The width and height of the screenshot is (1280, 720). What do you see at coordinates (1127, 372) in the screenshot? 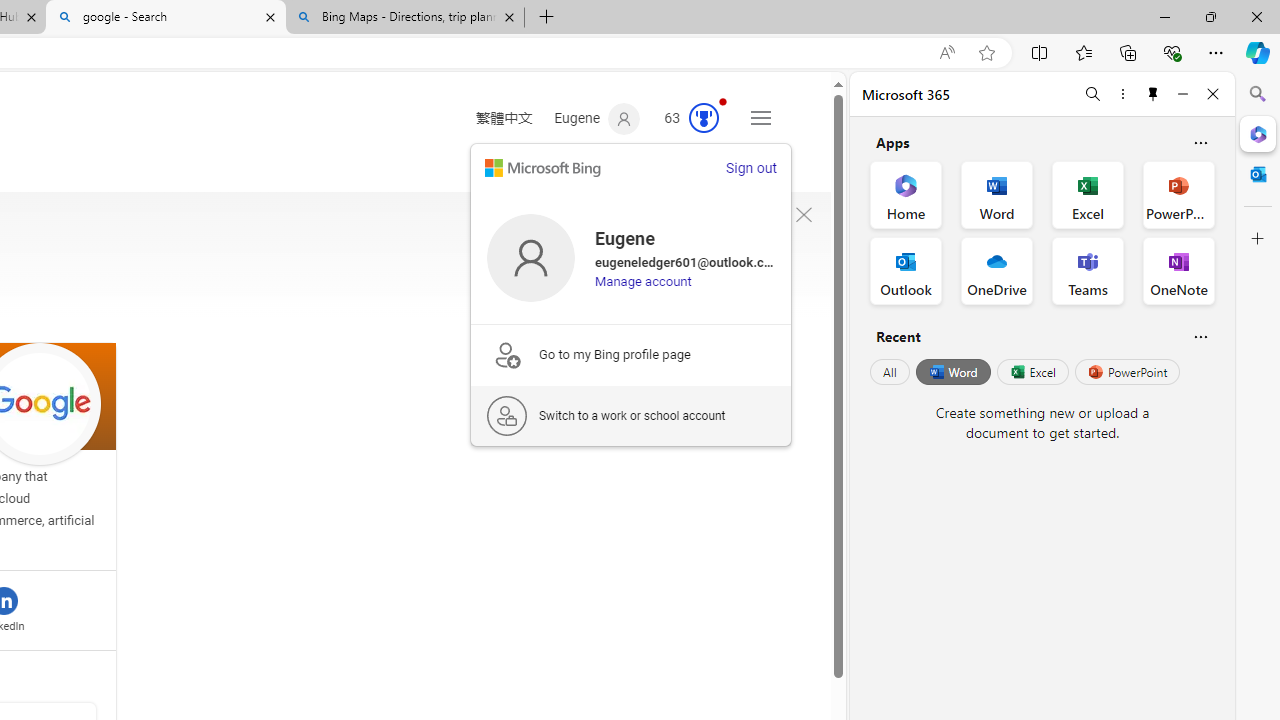
I see `'PowerPoint'` at bounding box center [1127, 372].